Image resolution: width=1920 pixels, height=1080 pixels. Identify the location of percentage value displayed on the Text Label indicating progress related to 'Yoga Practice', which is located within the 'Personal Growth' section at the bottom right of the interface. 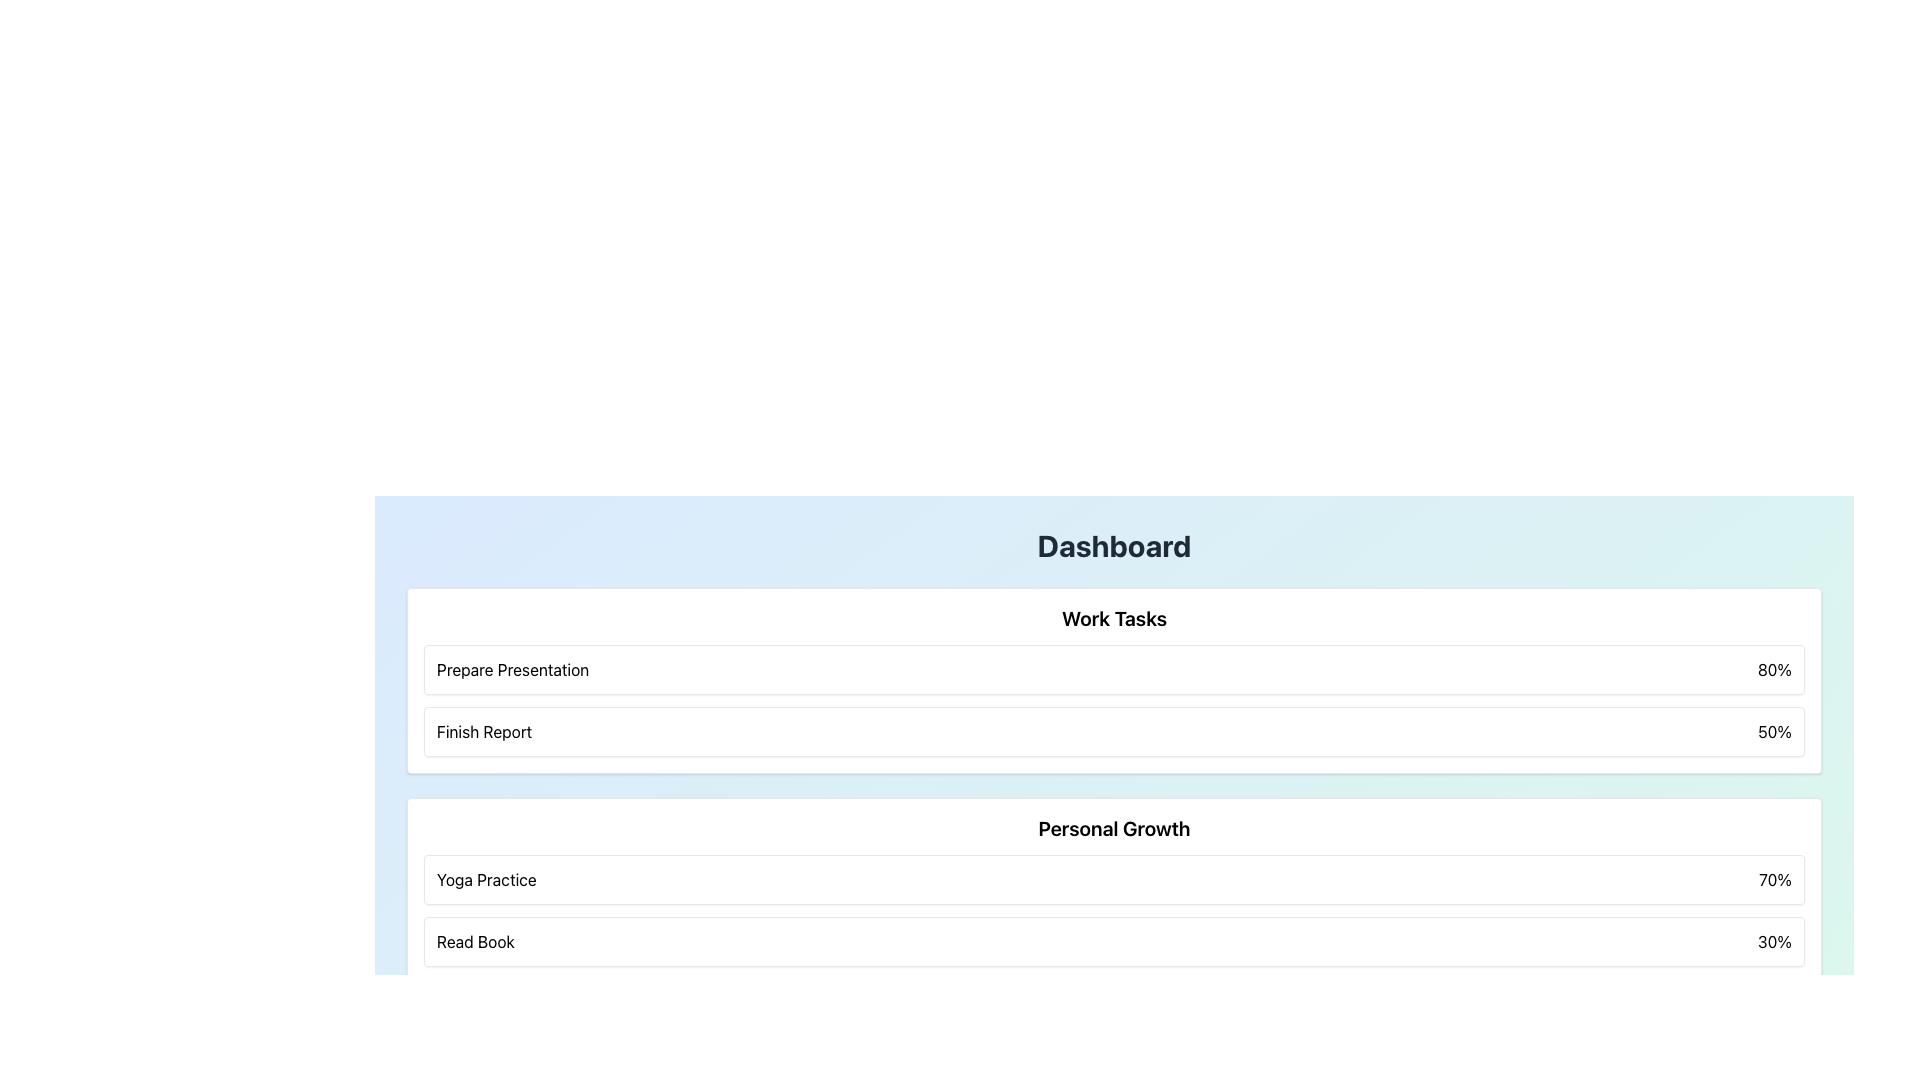
(1775, 878).